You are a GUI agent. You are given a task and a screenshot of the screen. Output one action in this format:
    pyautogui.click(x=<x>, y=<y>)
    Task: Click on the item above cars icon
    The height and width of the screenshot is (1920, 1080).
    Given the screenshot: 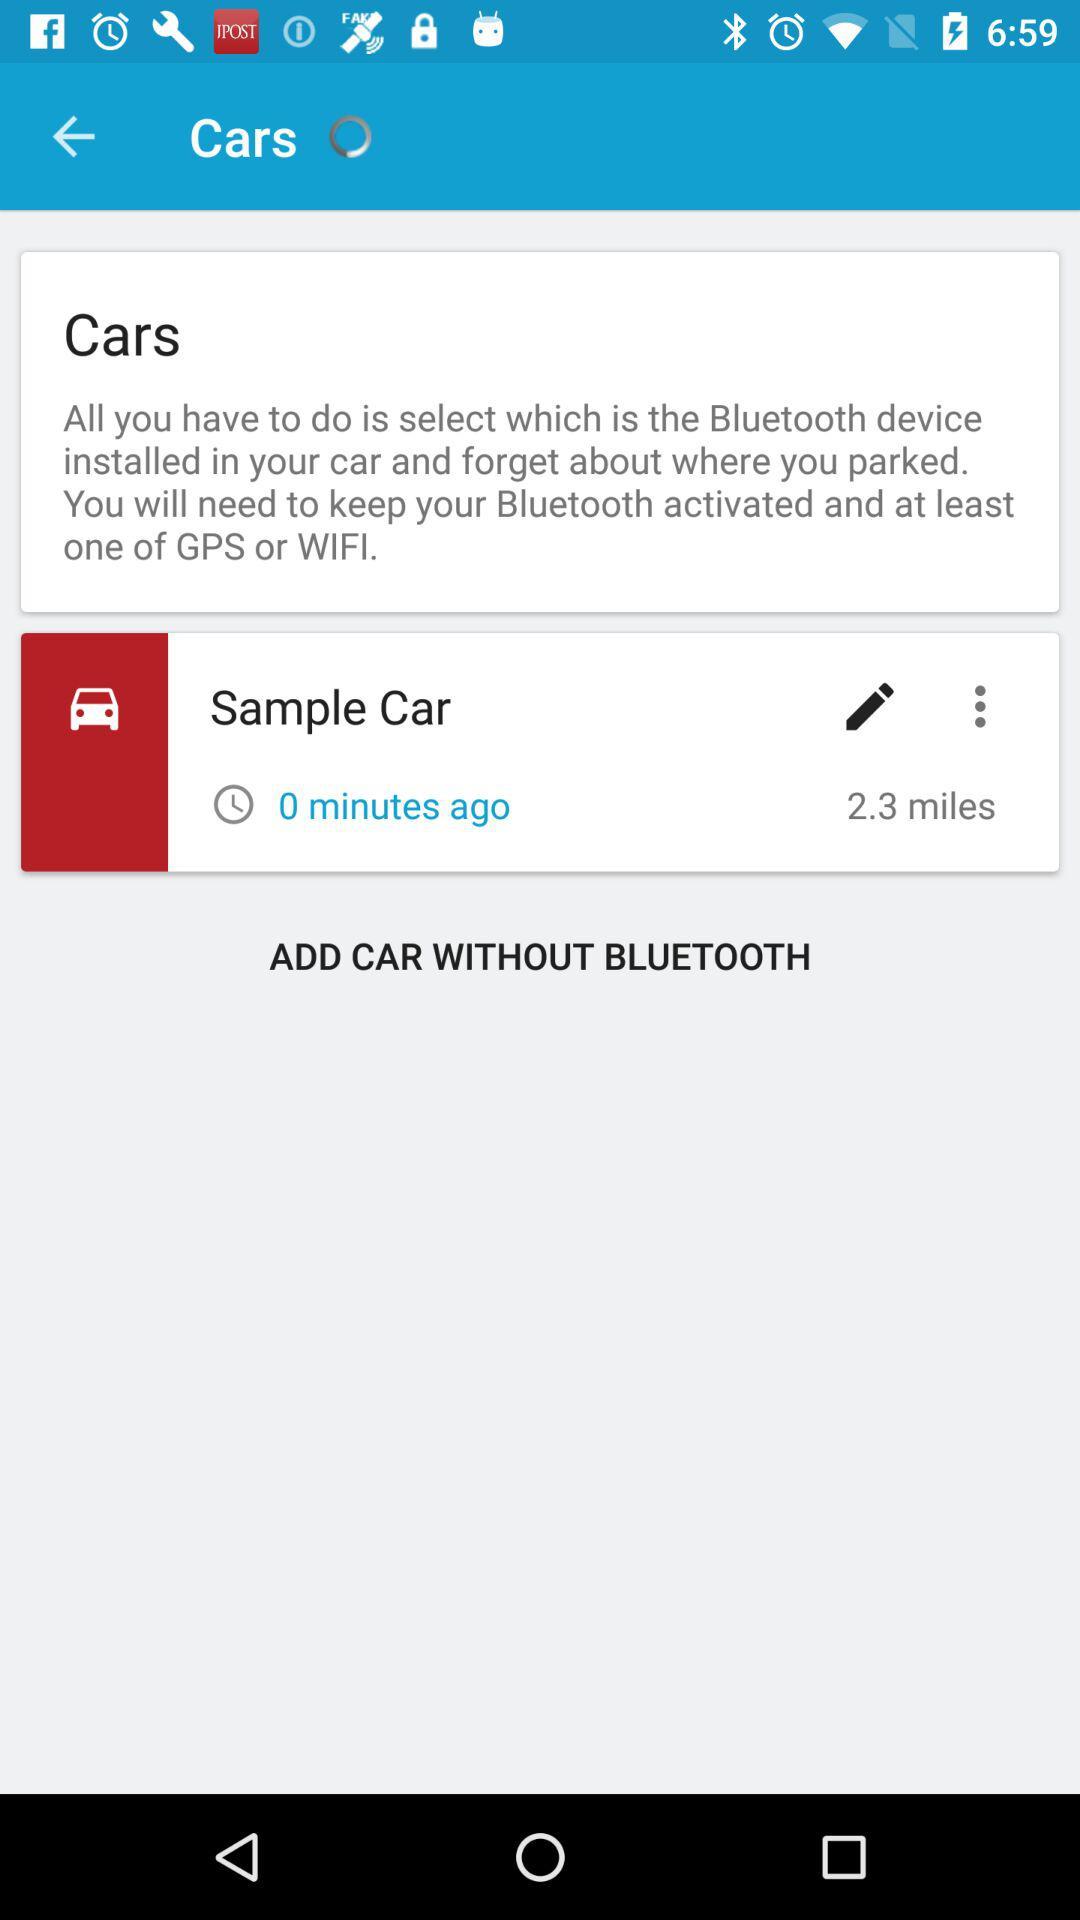 What is the action you would take?
    pyautogui.click(x=72, y=135)
    